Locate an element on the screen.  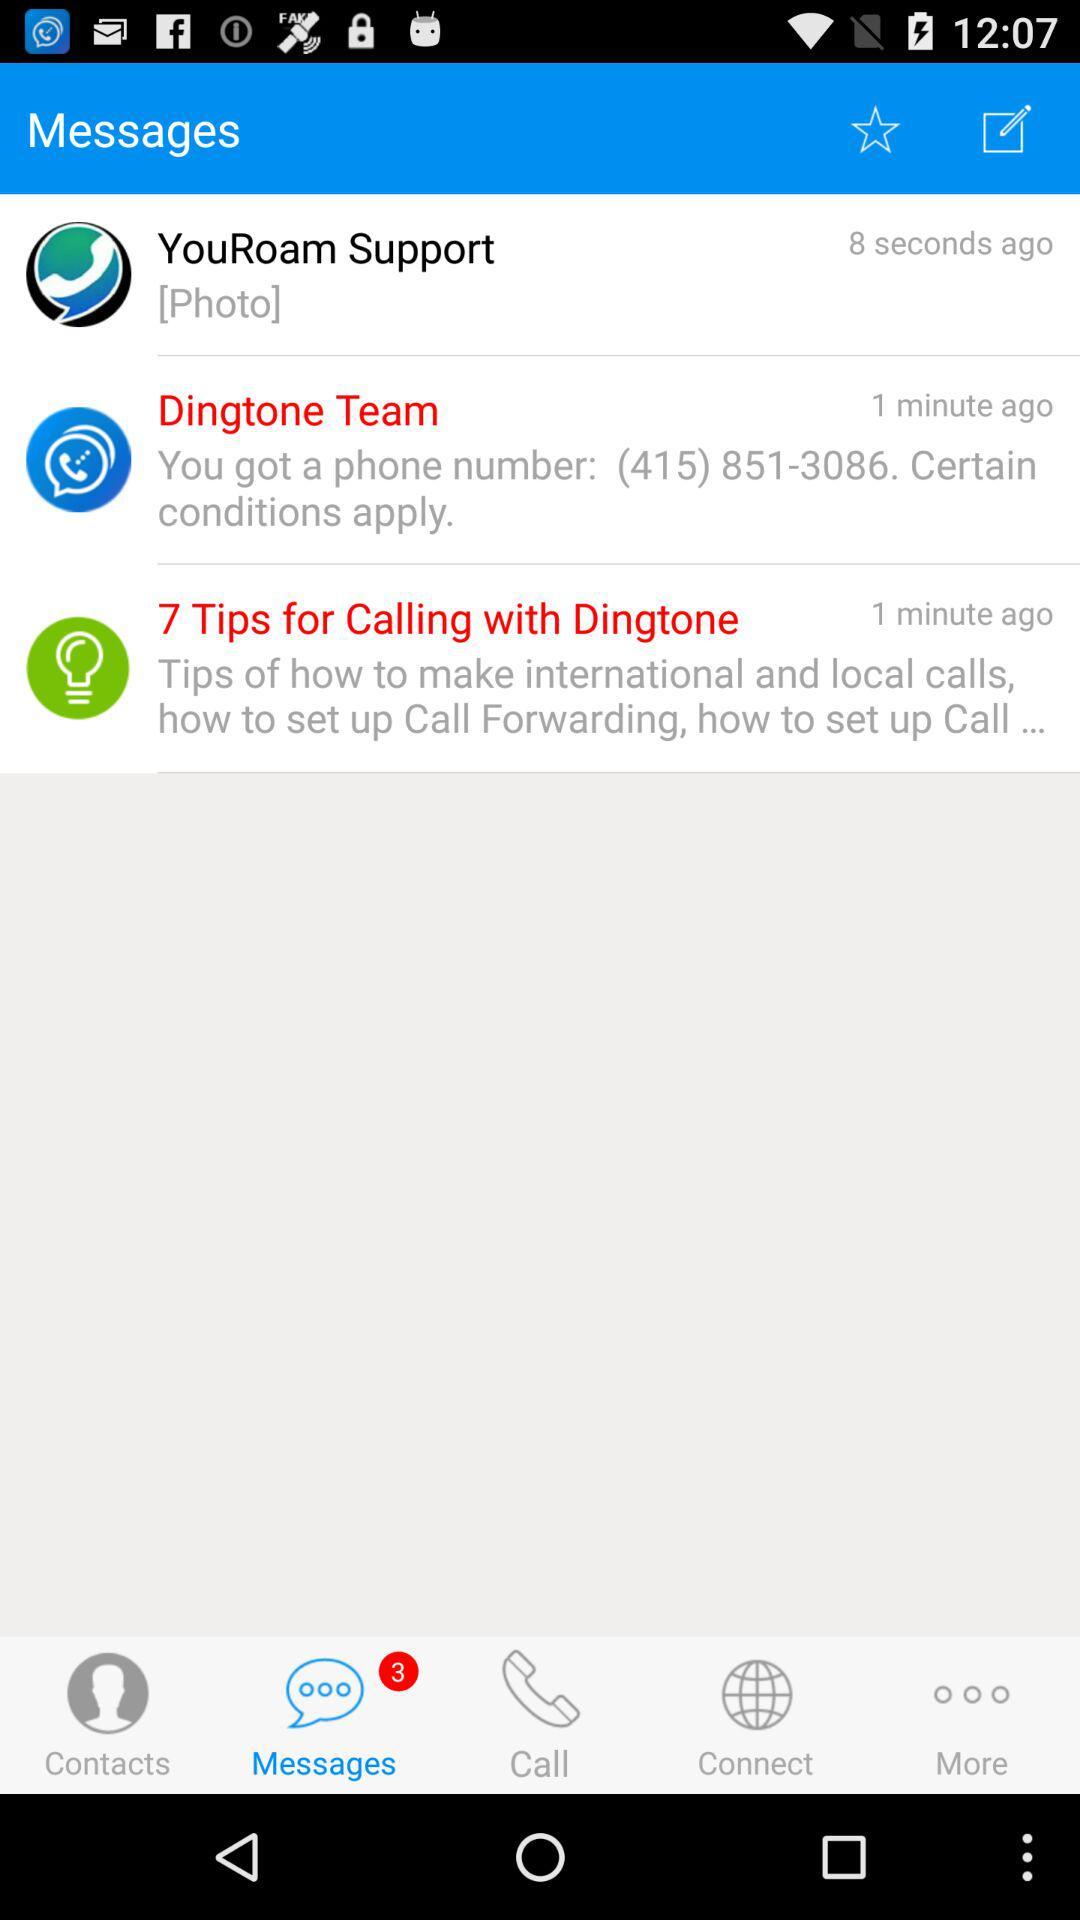
the 7 tips for app is located at coordinates (447, 617).